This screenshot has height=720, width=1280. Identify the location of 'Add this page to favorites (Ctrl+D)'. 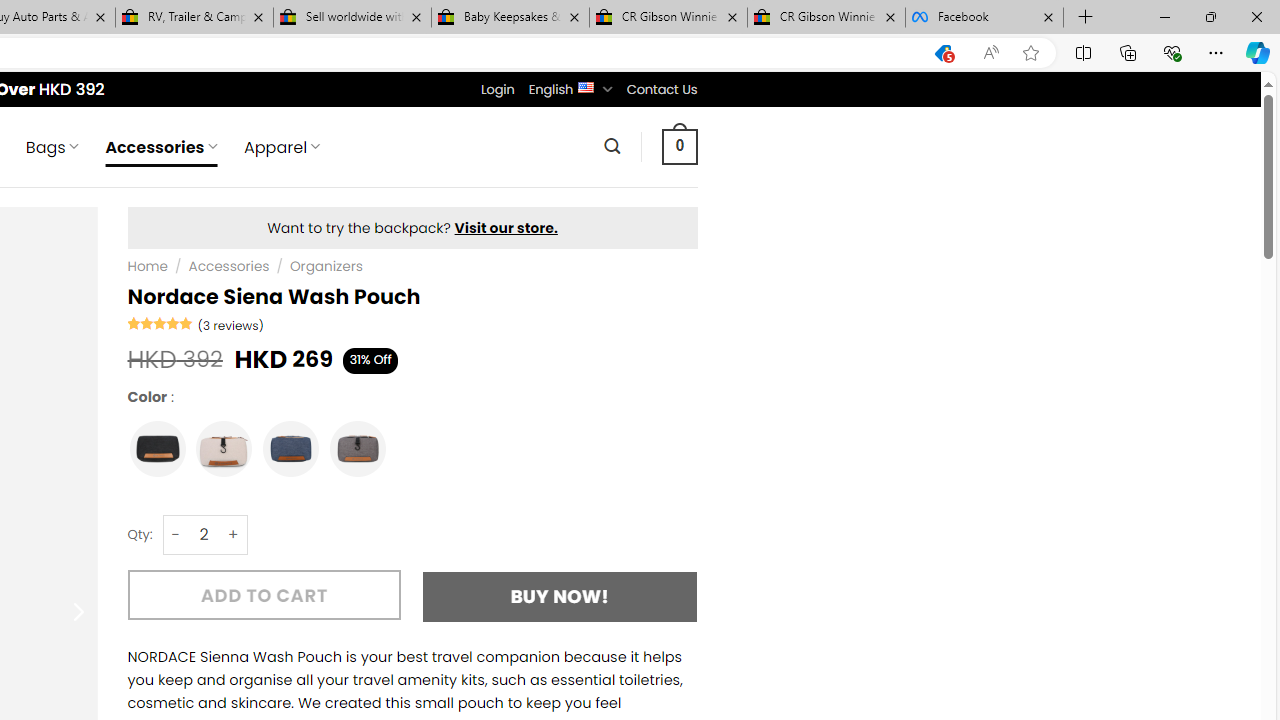
(1031, 52).